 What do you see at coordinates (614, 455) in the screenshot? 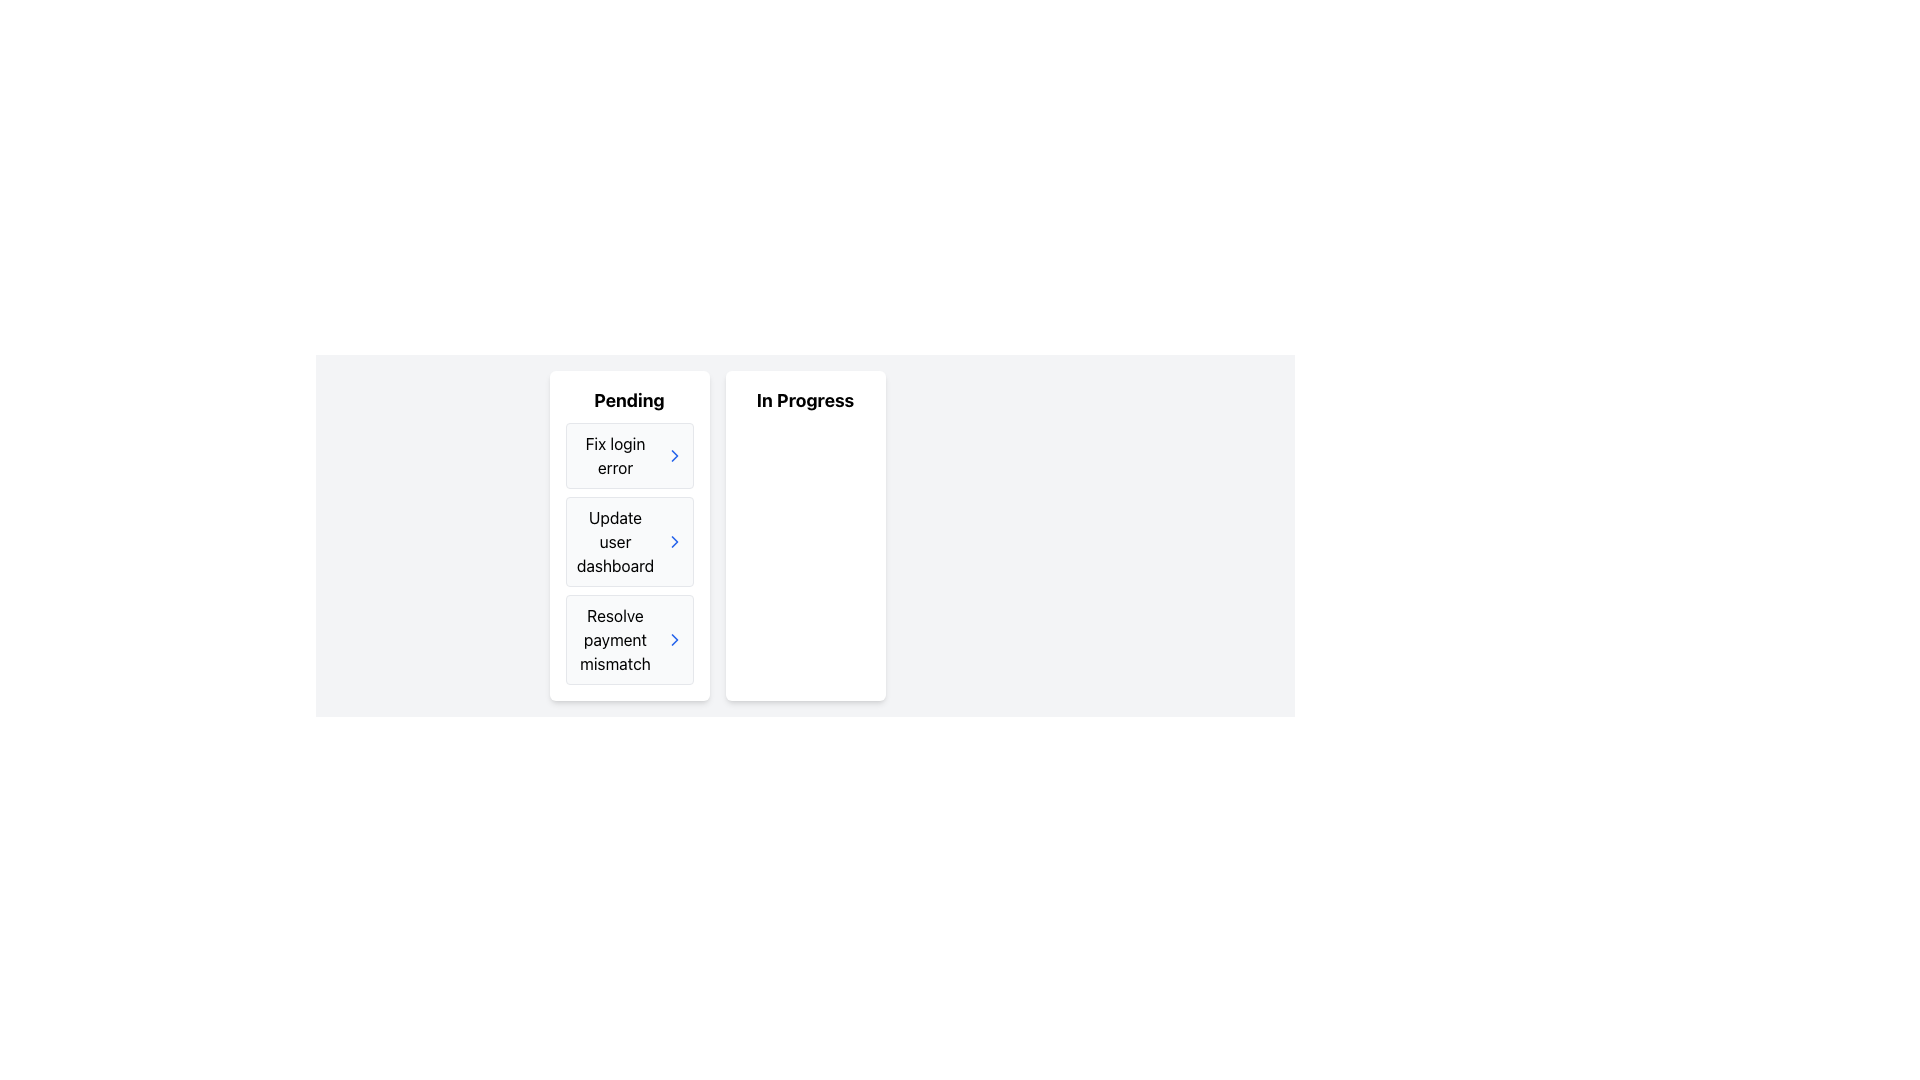
I see `the text label 'Fix login error'` at bounding box center [614, 455].